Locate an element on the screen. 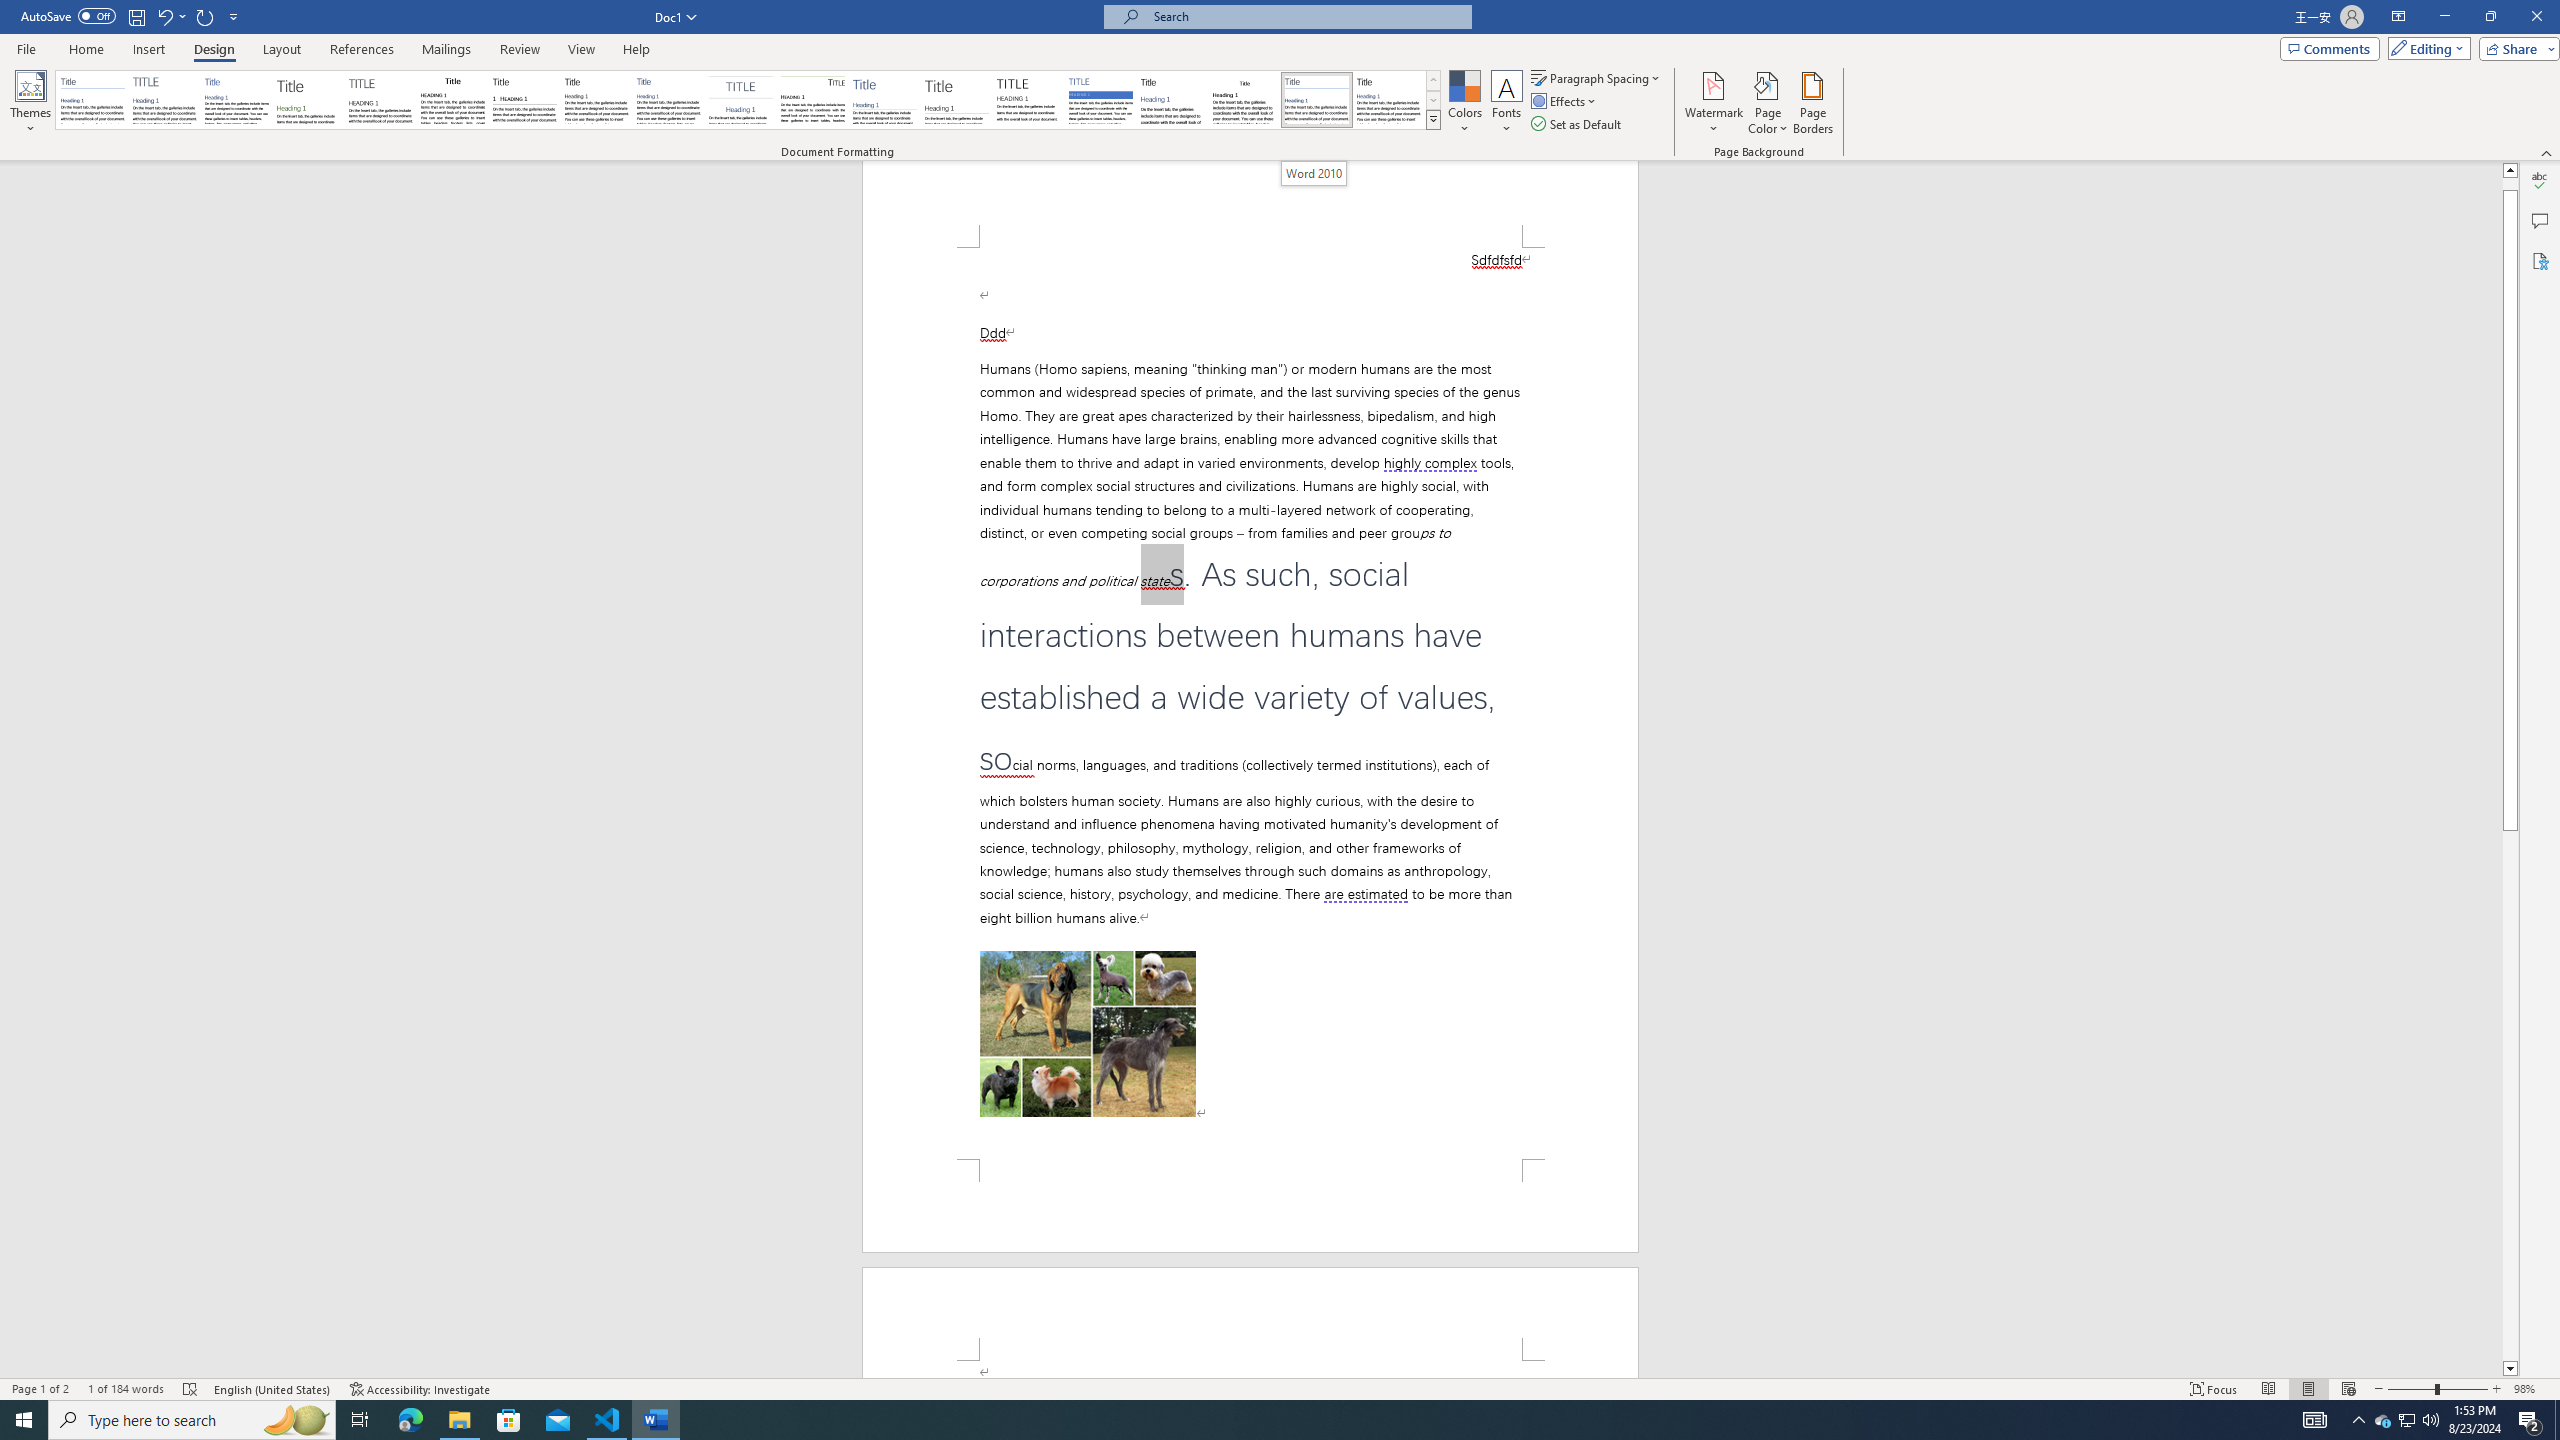 This screenshot has height=1440, width=2560. 'Black & White (Capitalized)' is located at coordinates (380, 99).